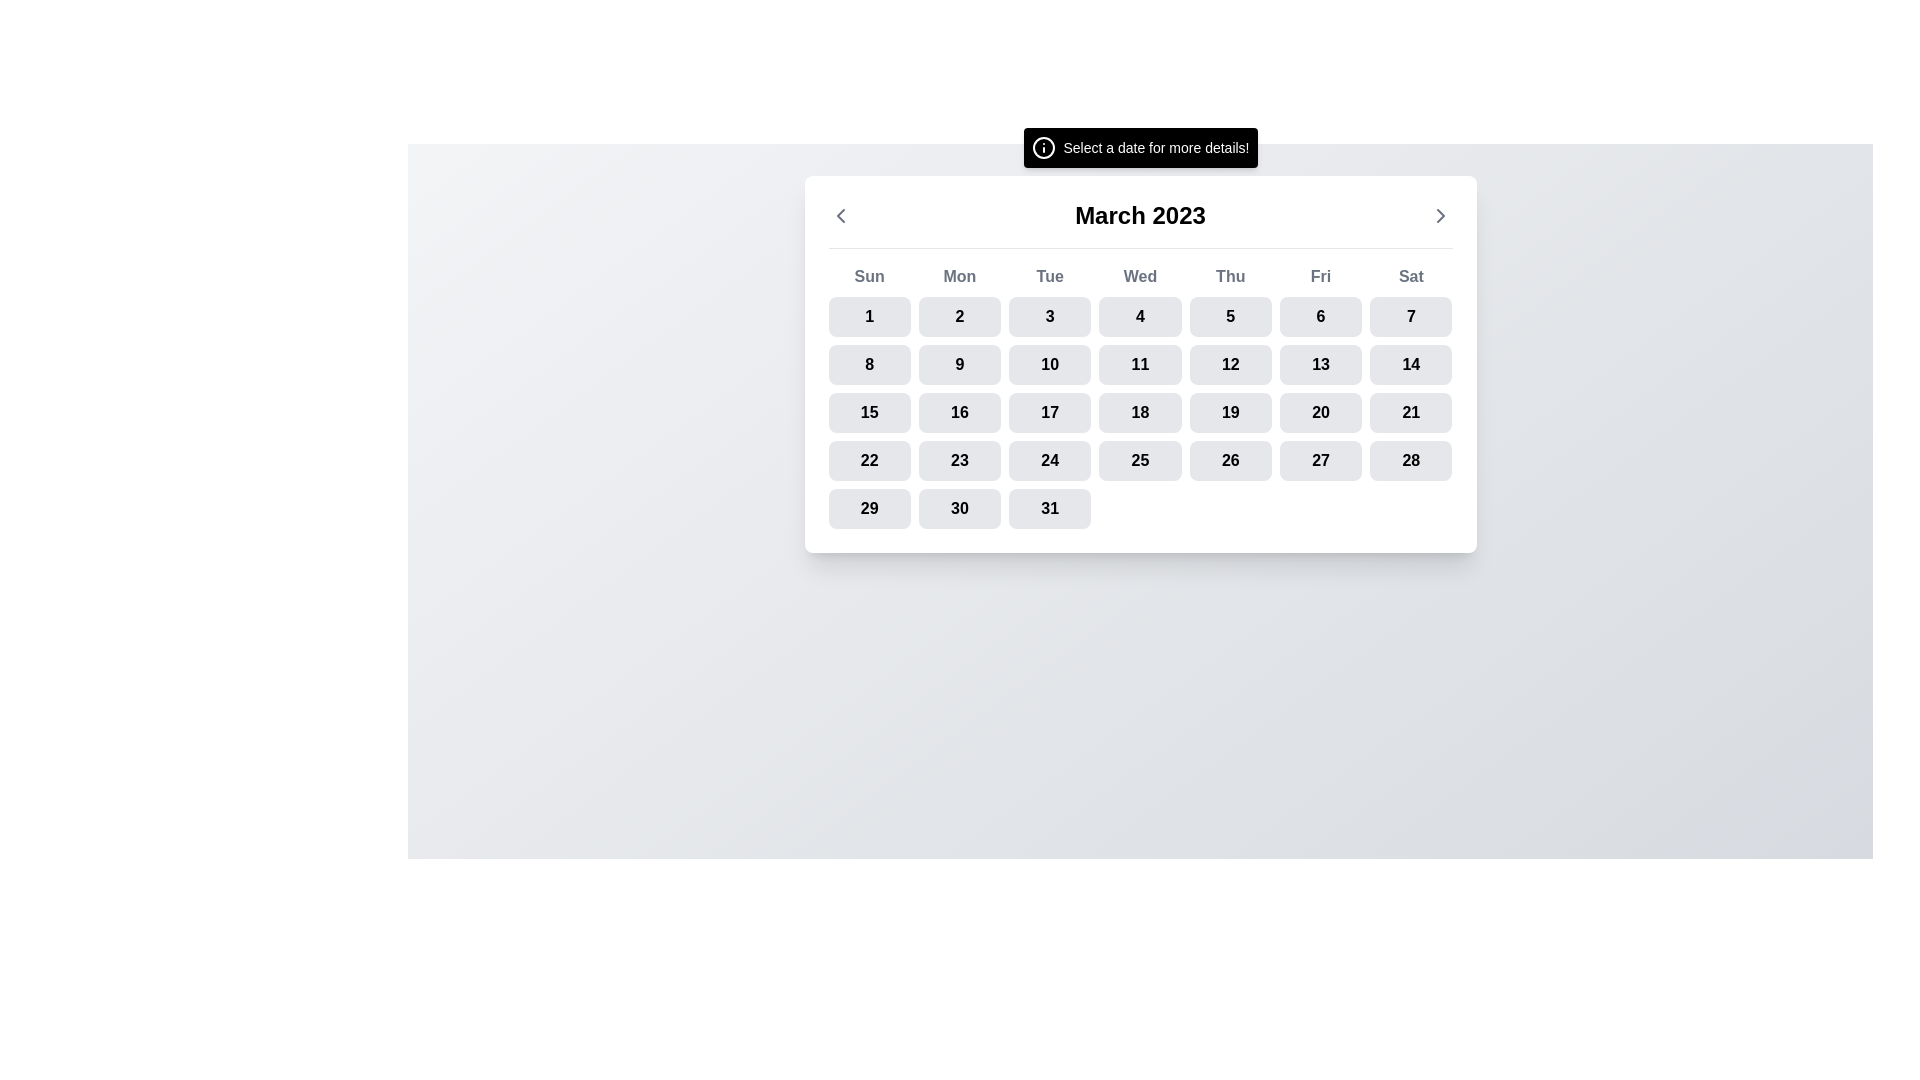 Image resolution: width=1920 pixels, height=1080 pixels. I want to click on the button-like selectable calendar cell displaying the date '27', which is part of a calendar grid layout, so click(1321, 461).